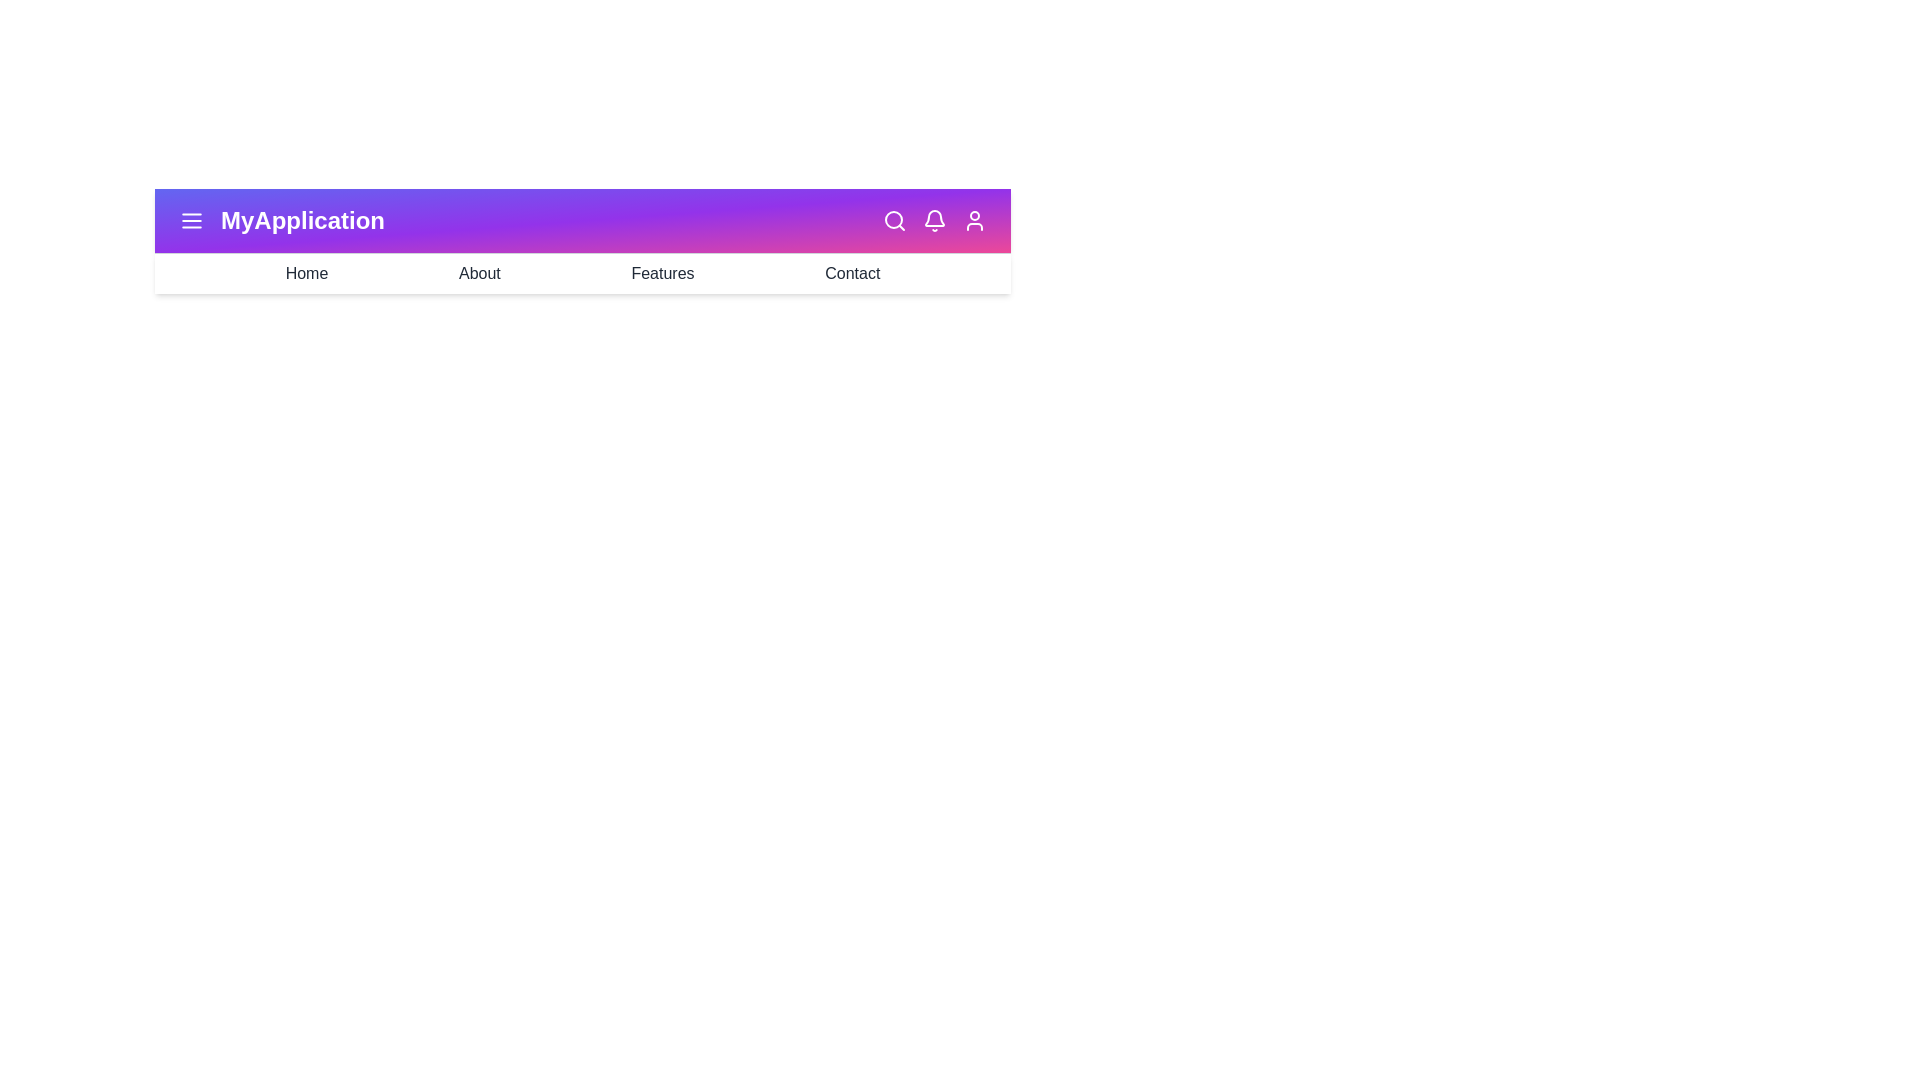  I want to click on the menu item Contact from the dropdown menu, so click(852, 273).